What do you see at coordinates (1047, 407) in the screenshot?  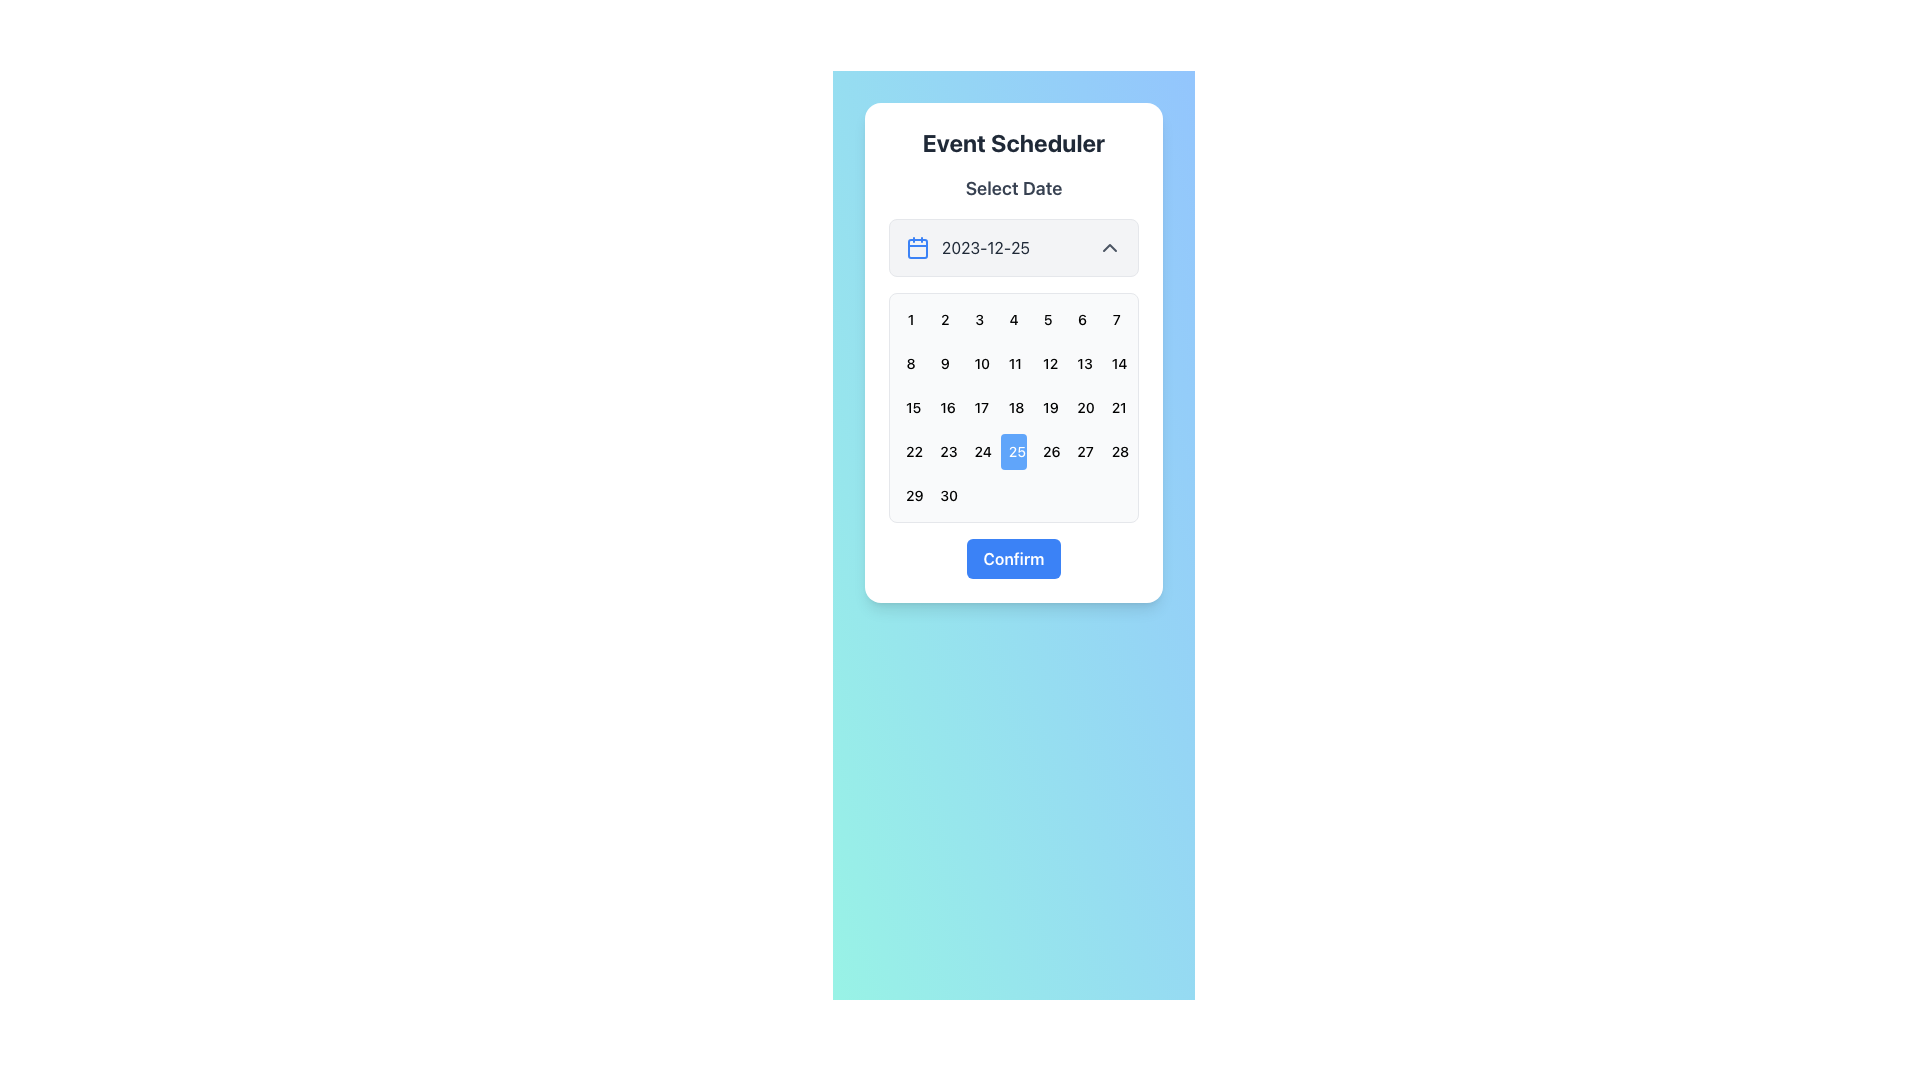 I see `the date selection button located in the third row and fifth column of the calendar widget` at bounding box center [1047, 407].